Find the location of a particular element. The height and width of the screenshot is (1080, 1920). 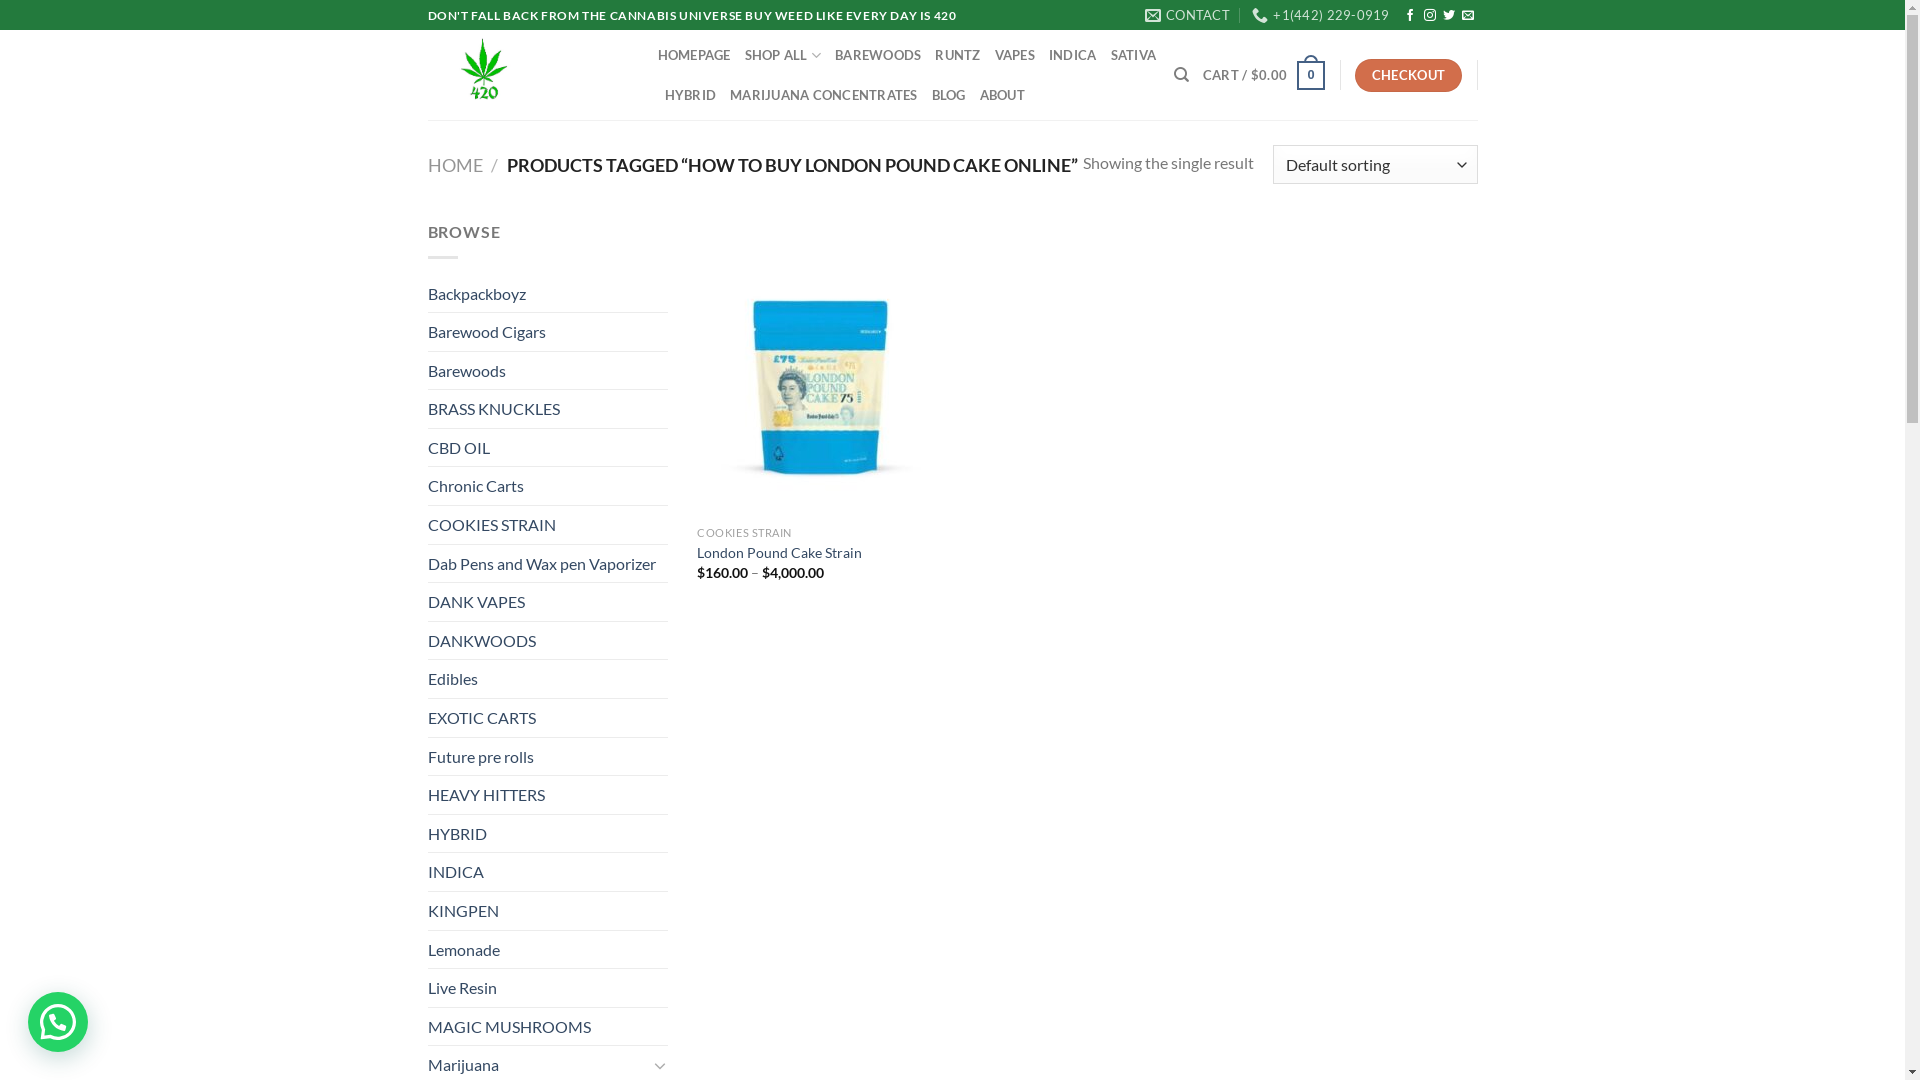

'DANK VAPES' is located at coordinates (426, 600).